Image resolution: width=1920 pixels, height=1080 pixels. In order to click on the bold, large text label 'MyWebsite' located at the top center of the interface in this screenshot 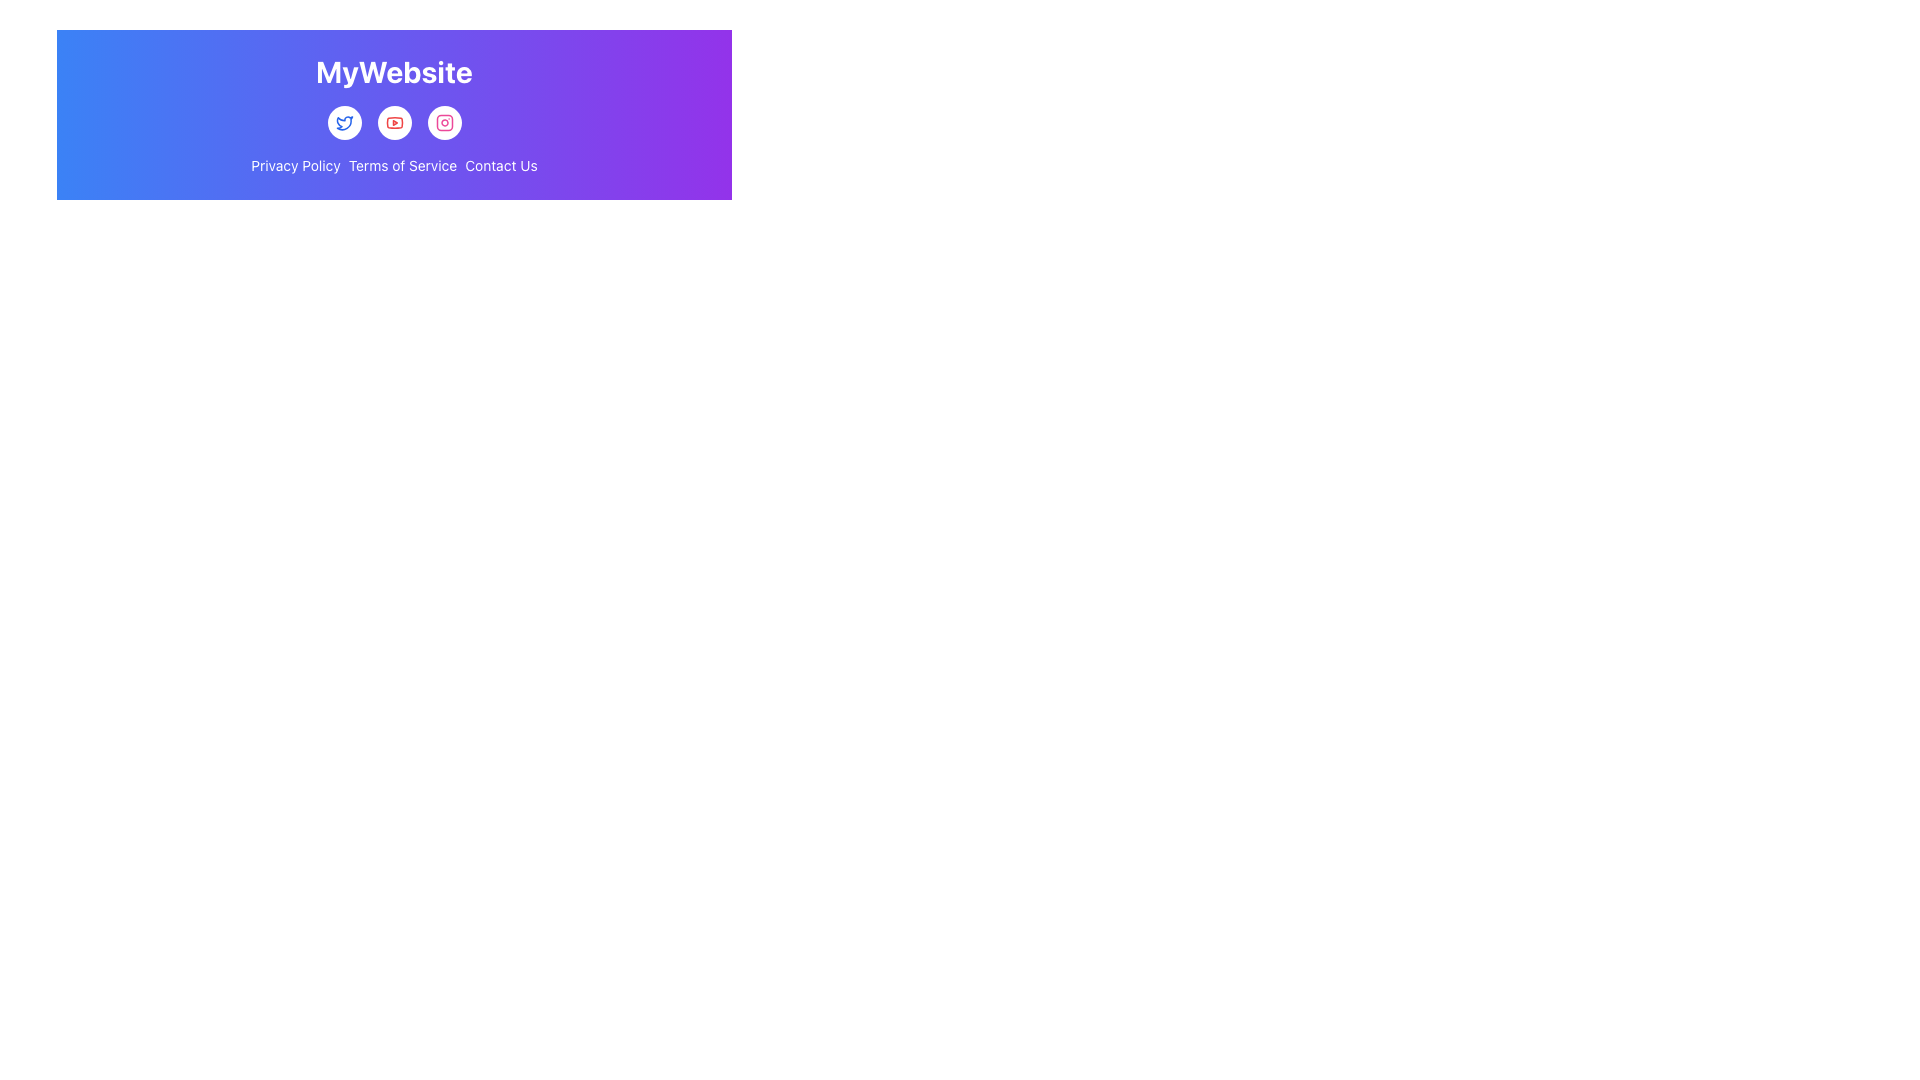, I will do `click(394, 70)`.